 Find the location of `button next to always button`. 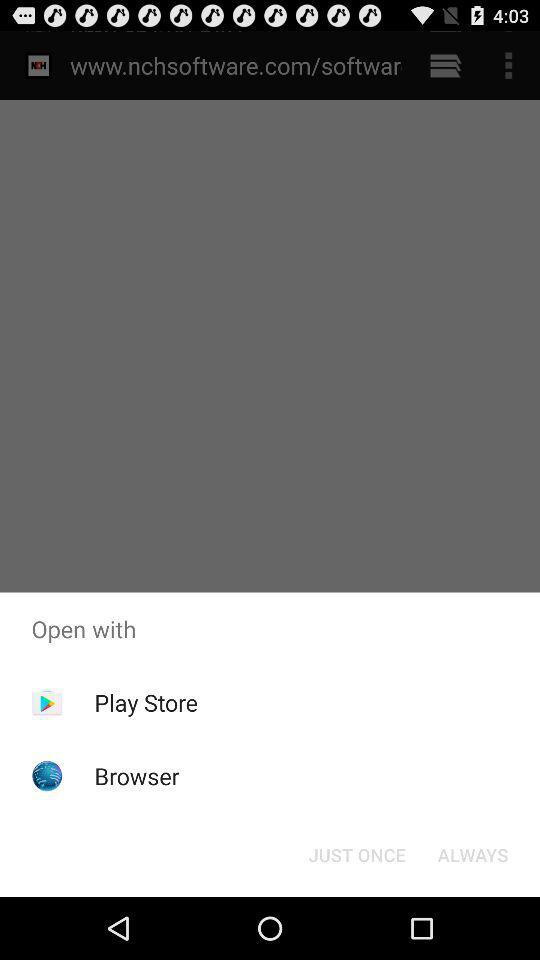

button next to always button is located at coordinates (356, 853).